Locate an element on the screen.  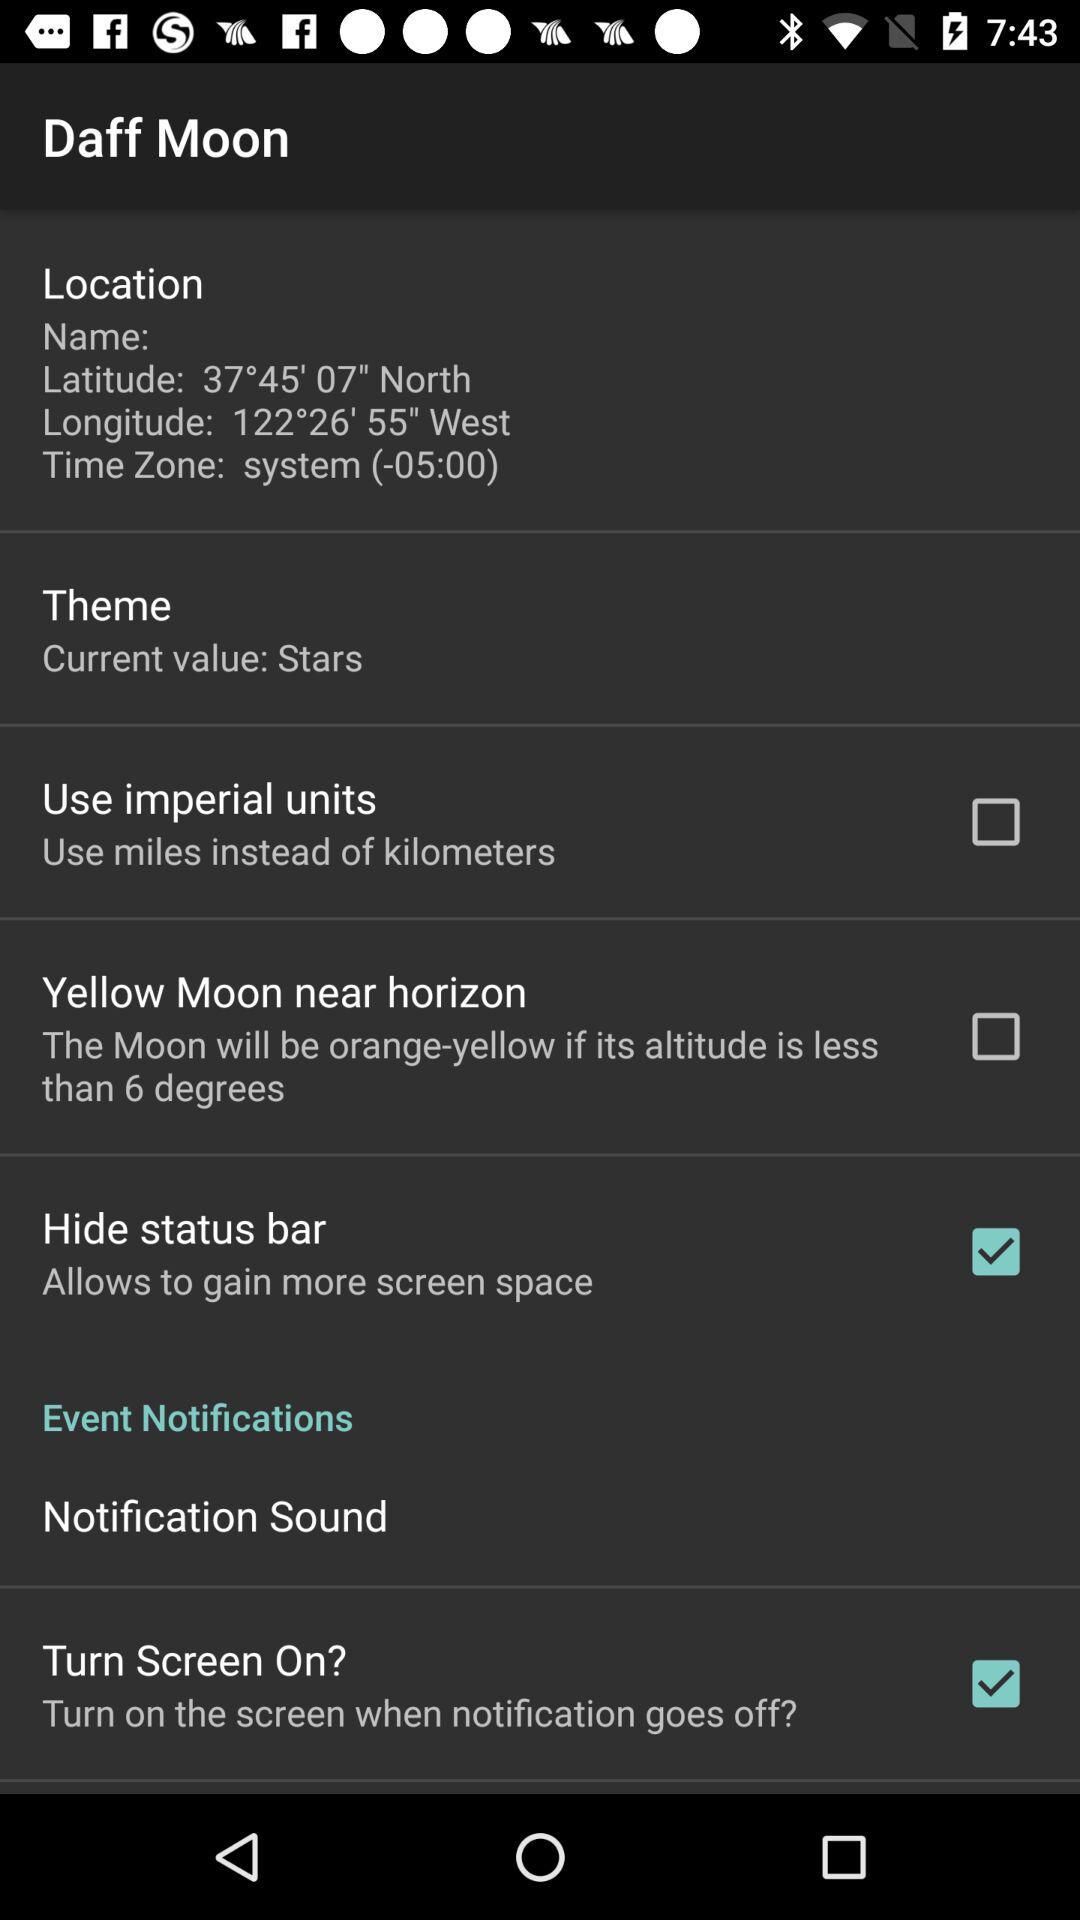
the notification sound is located at coordinates (215, 1515).